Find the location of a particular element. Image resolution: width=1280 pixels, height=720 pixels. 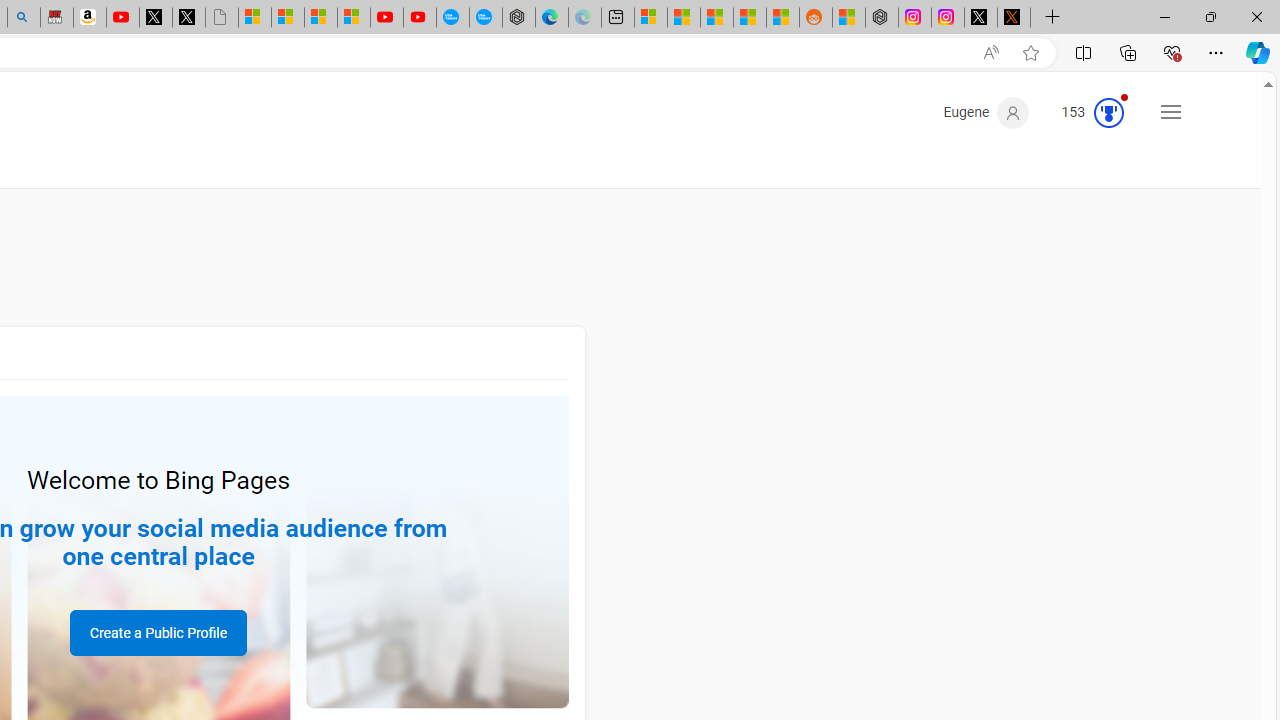

'Nordace - Nordace has arrived Hong Kong' is located at coordinates (519, 17).